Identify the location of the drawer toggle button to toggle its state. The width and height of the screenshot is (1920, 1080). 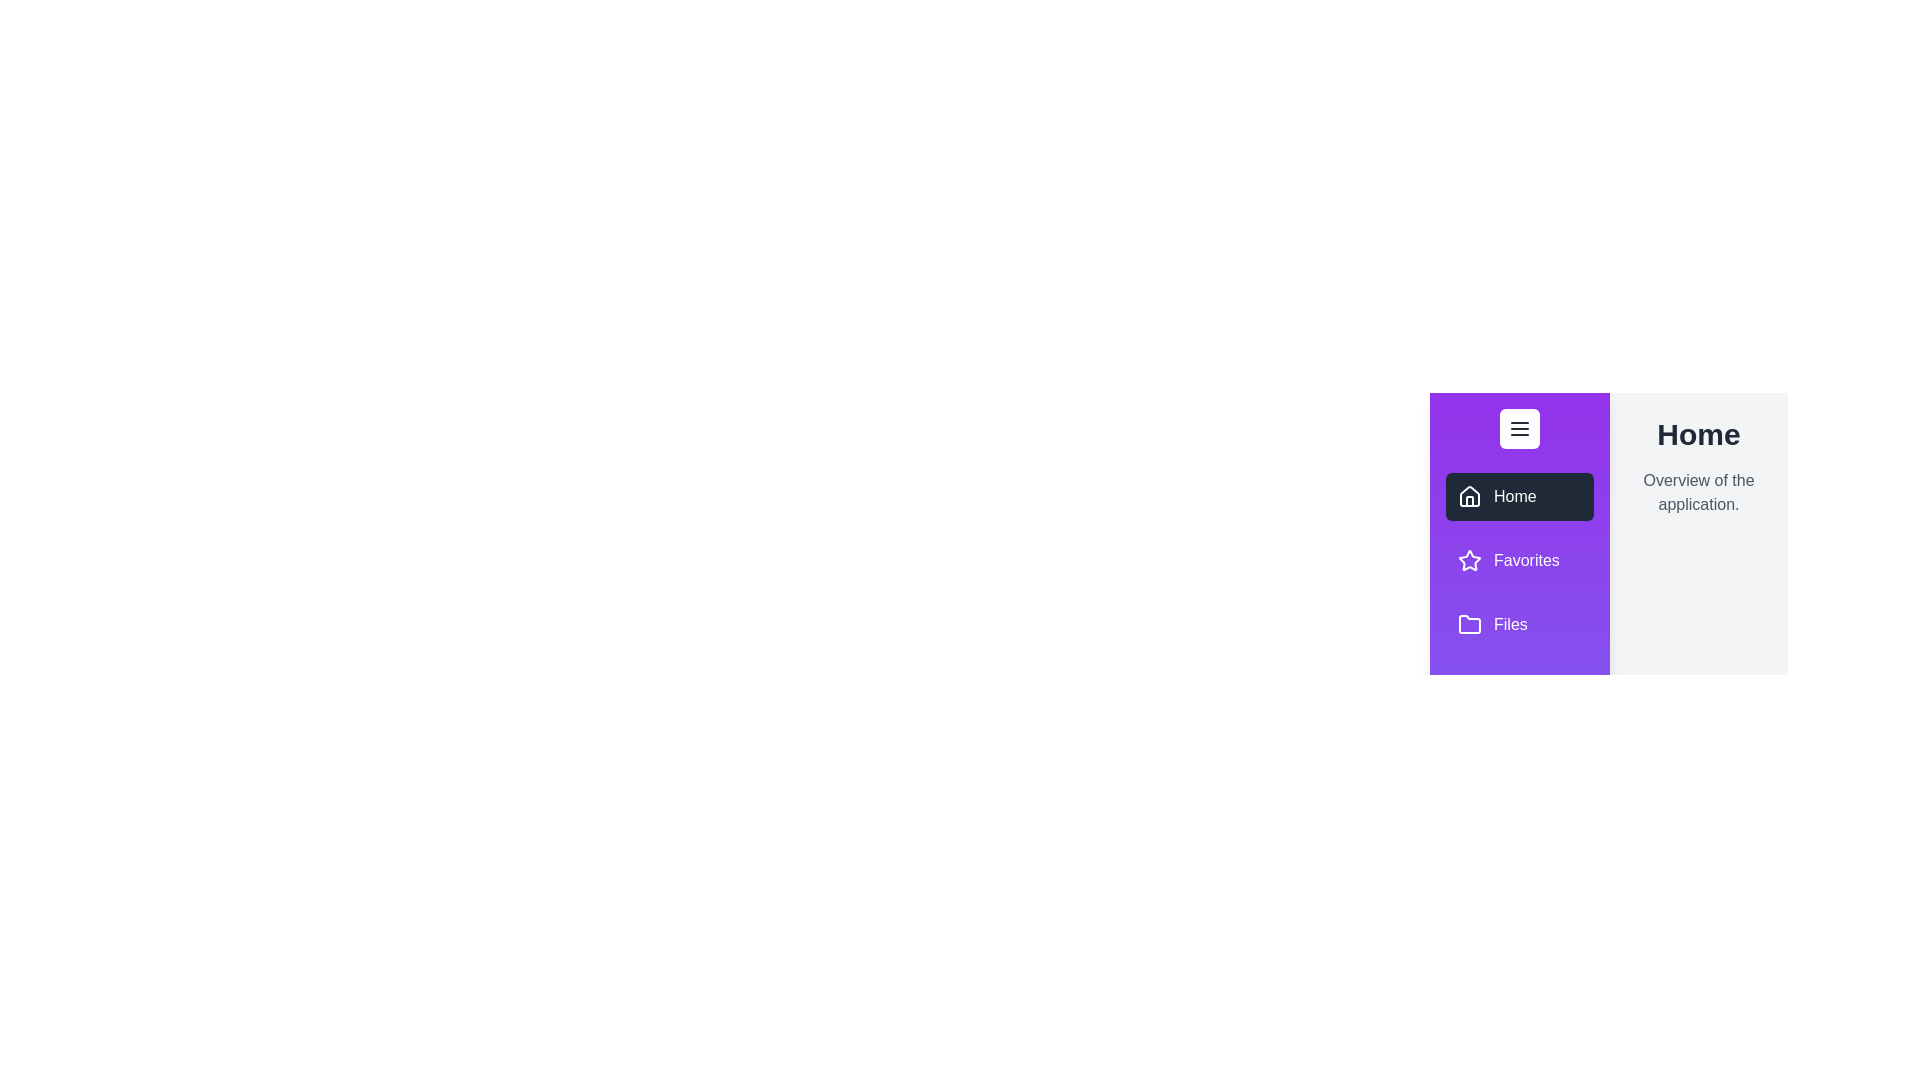
(1520, 427).